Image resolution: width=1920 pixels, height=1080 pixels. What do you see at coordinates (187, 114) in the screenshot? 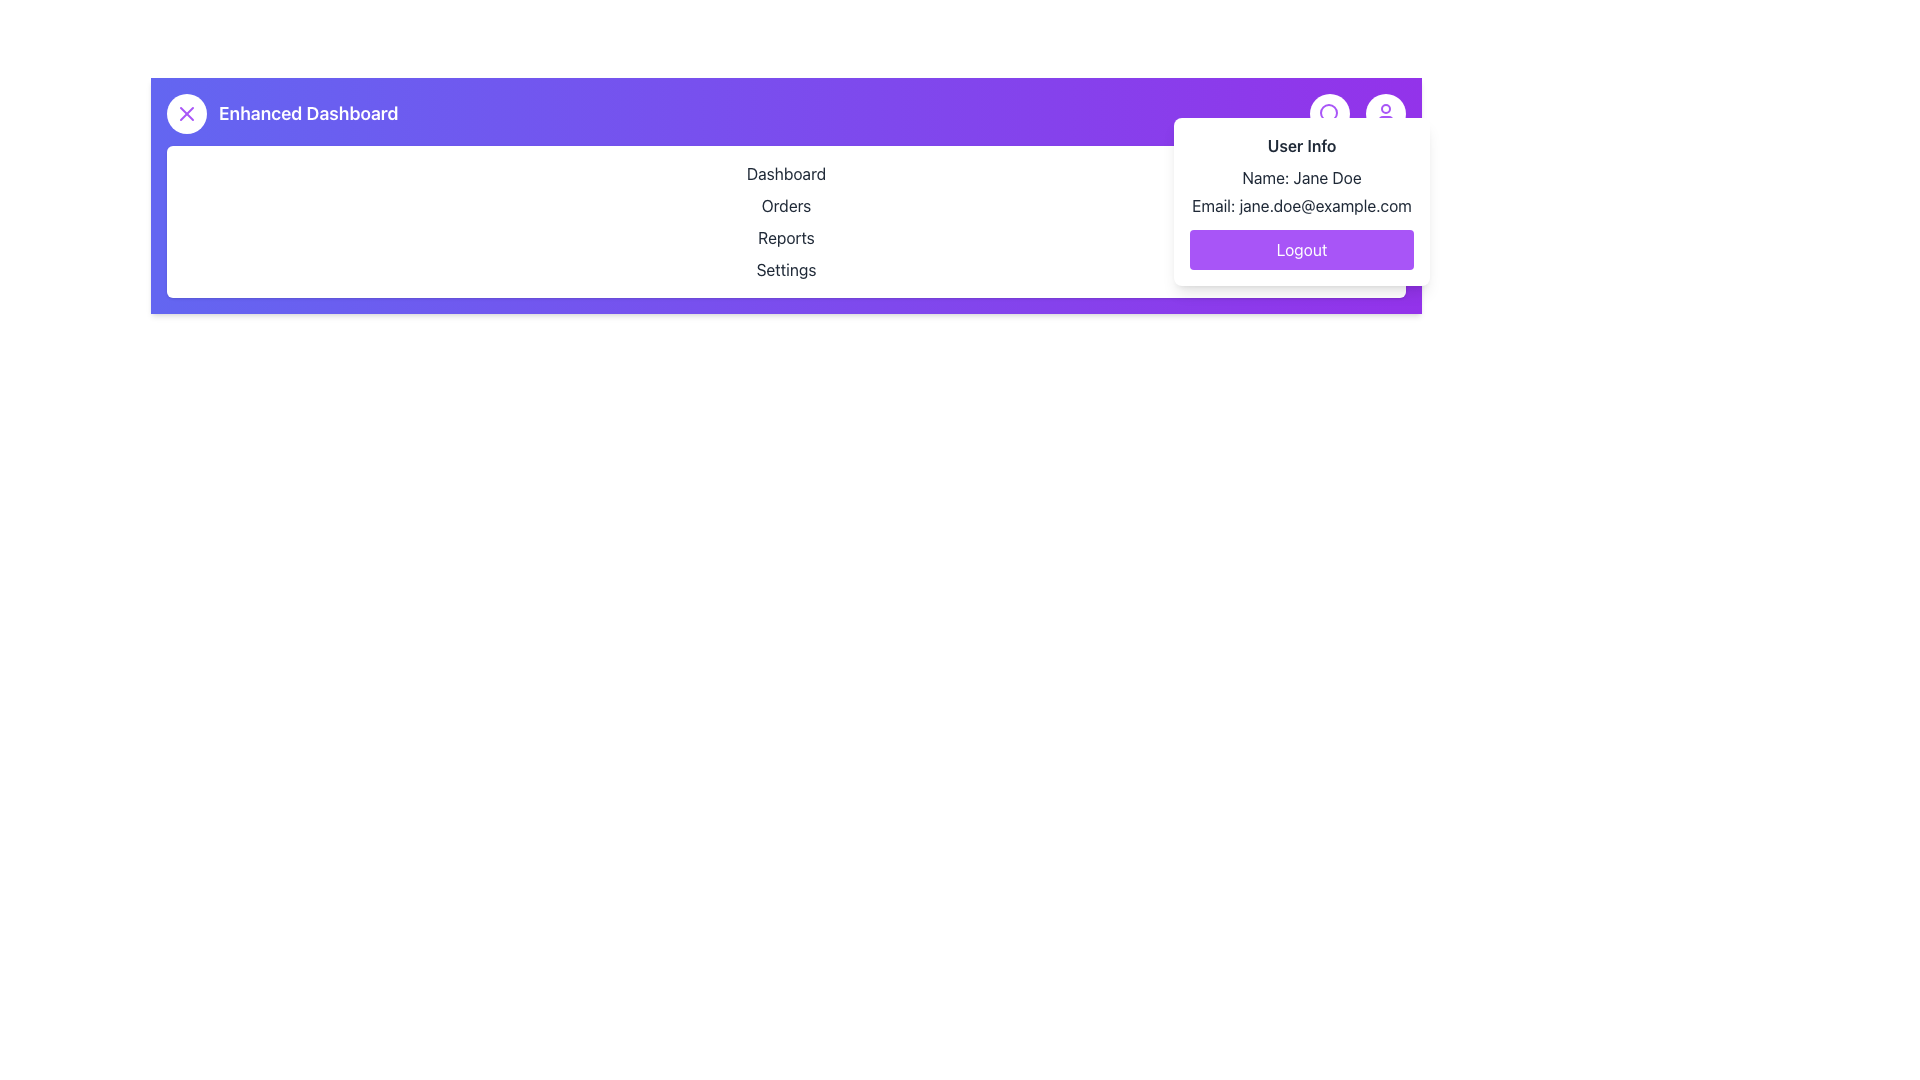
I see `the close button located at the top-left corner of the 'Enhanced Dashboard' header` at bounding box center [187, 114].